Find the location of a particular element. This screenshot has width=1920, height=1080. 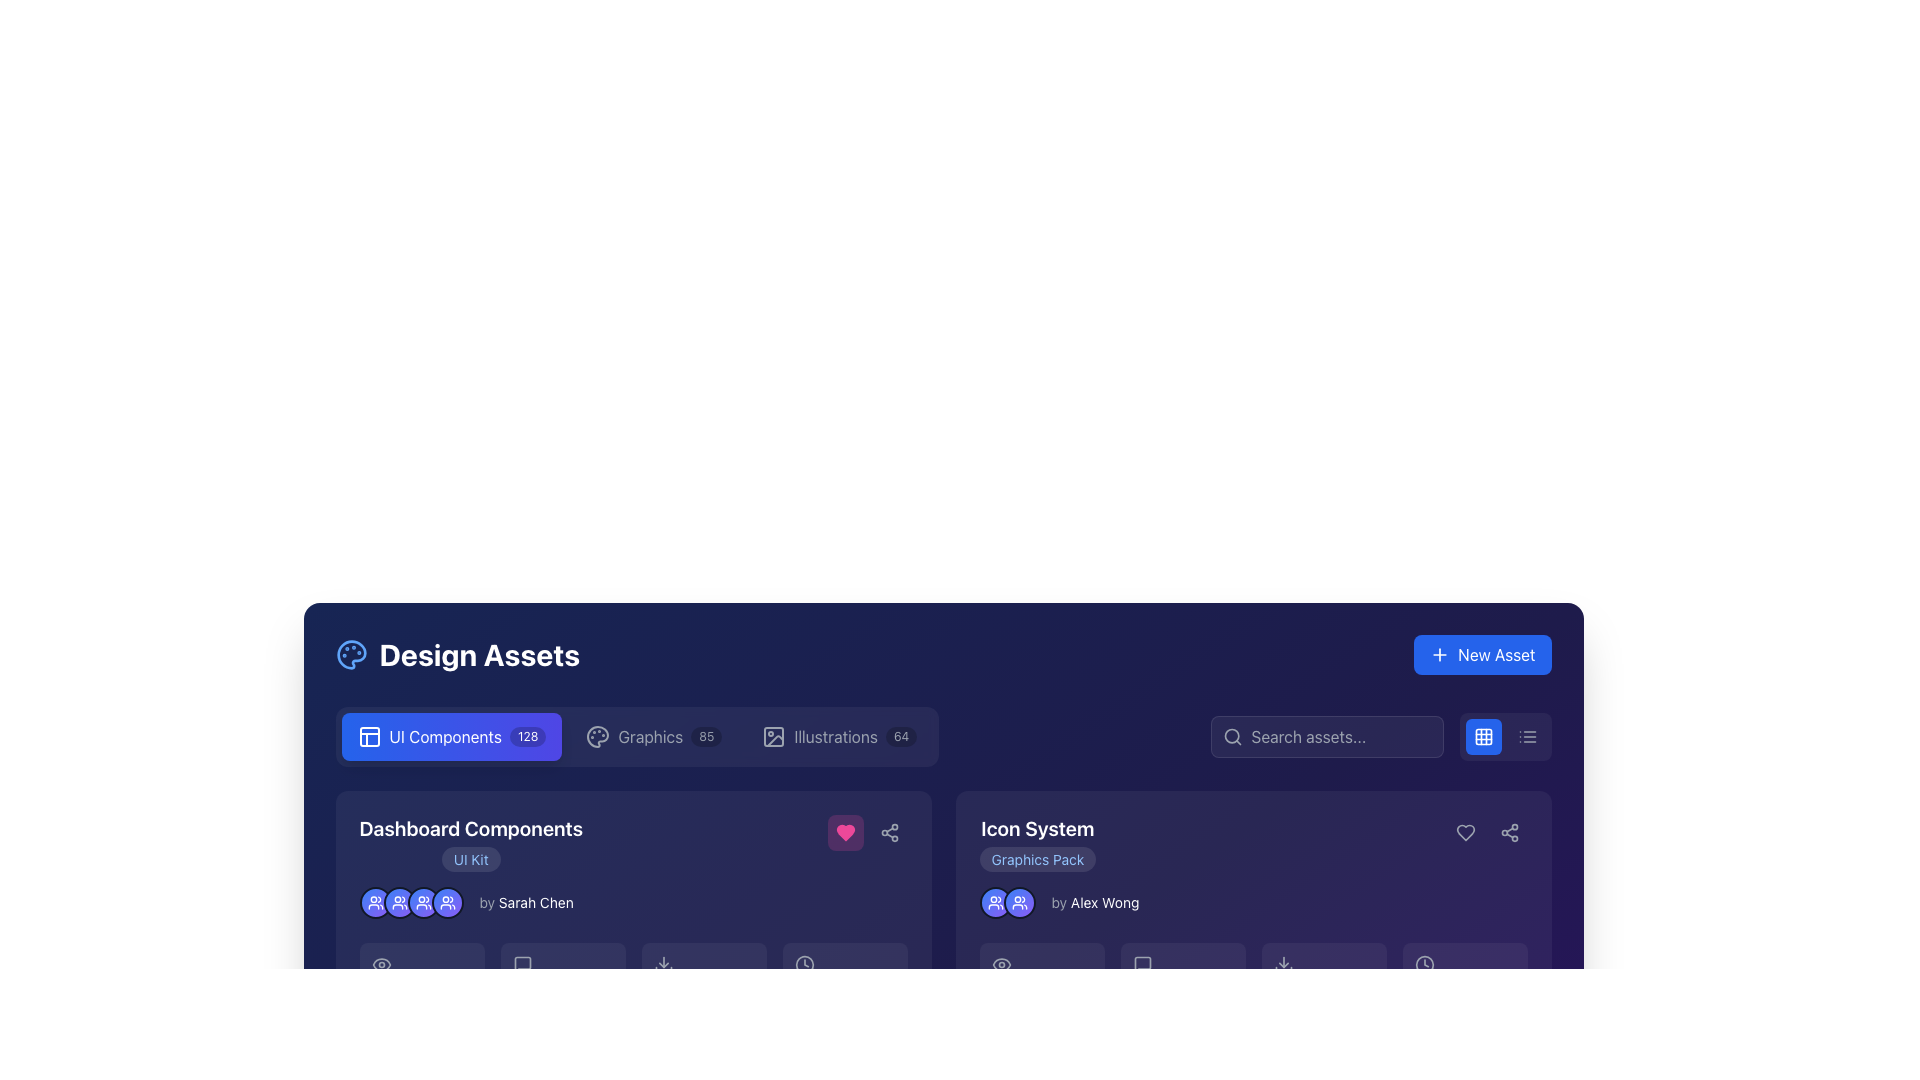

the heading component labeled 'UI Kit' located in the highlighted 'Dashboard Components' section is located at coordinates (470, 843).